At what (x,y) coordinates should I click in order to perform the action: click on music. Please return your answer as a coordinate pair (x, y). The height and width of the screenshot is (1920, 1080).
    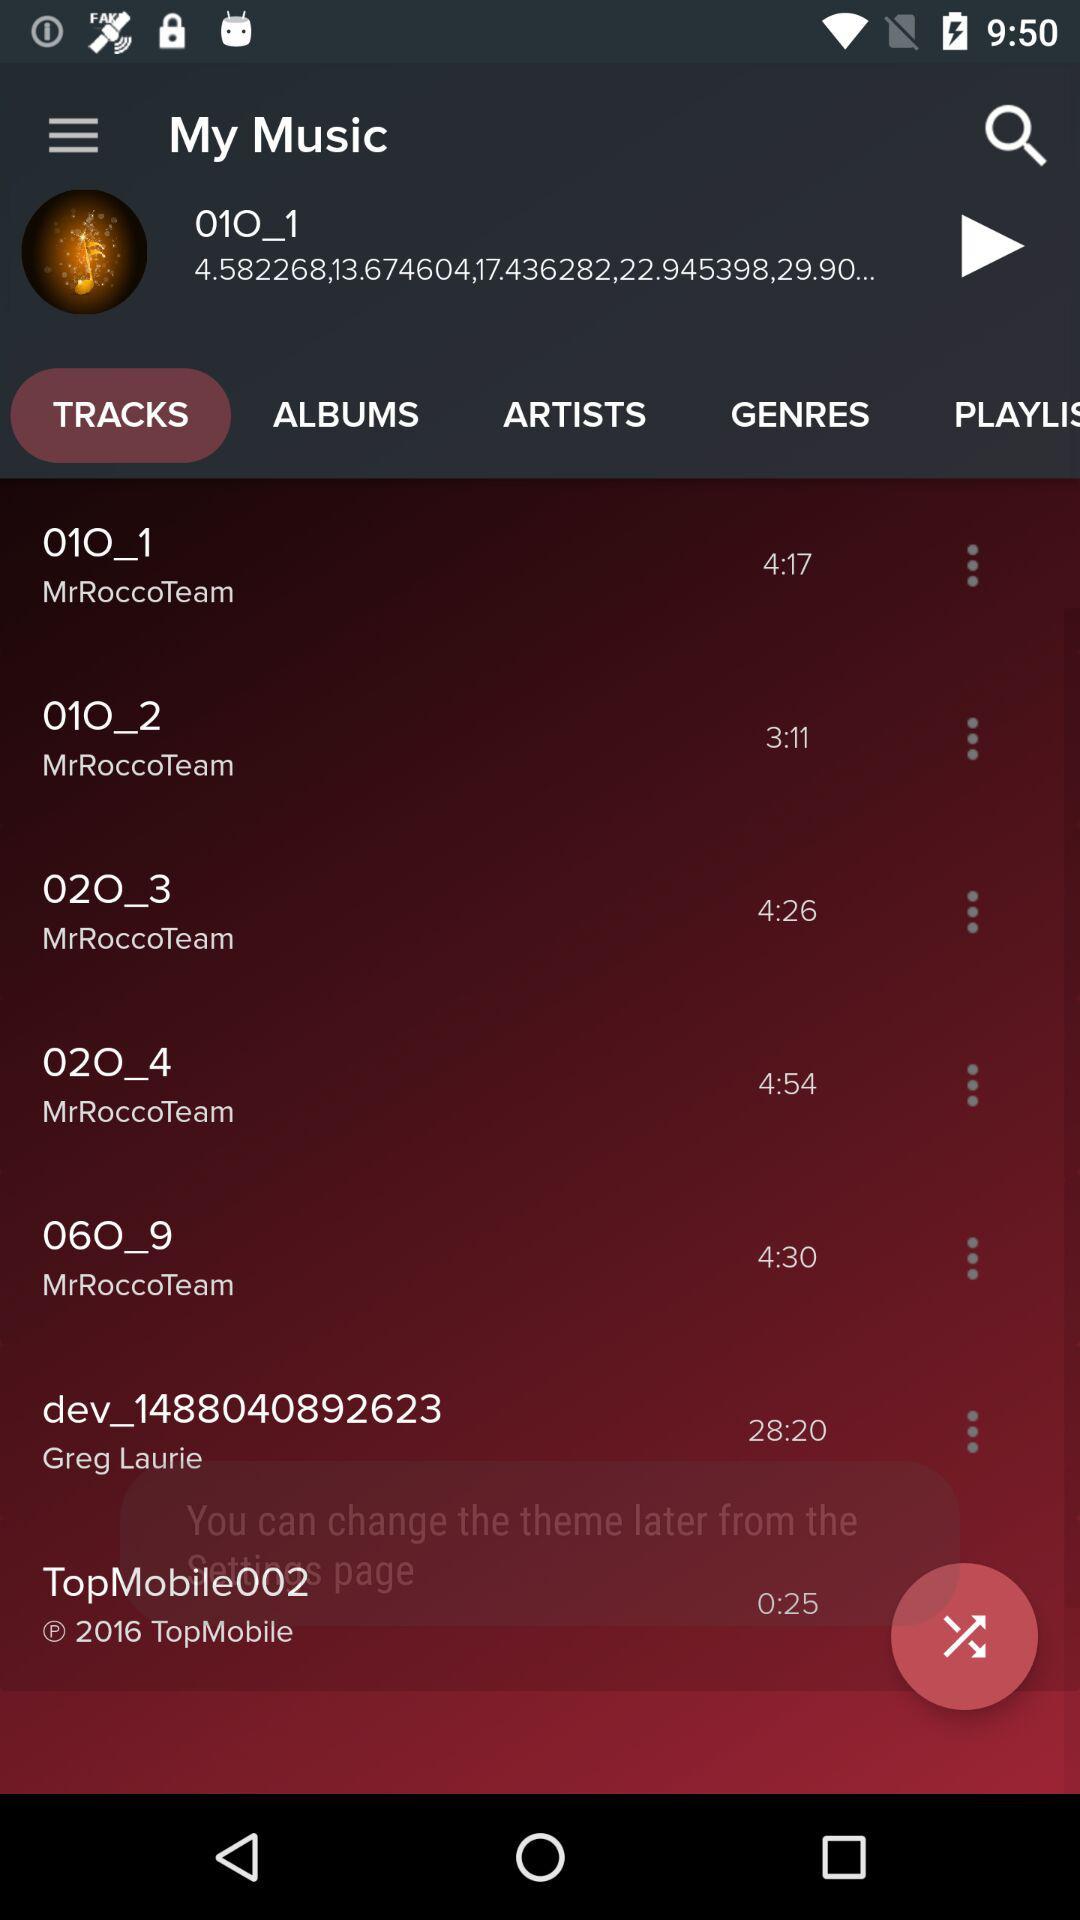
    Looking at the image, I should click on (984, 253).